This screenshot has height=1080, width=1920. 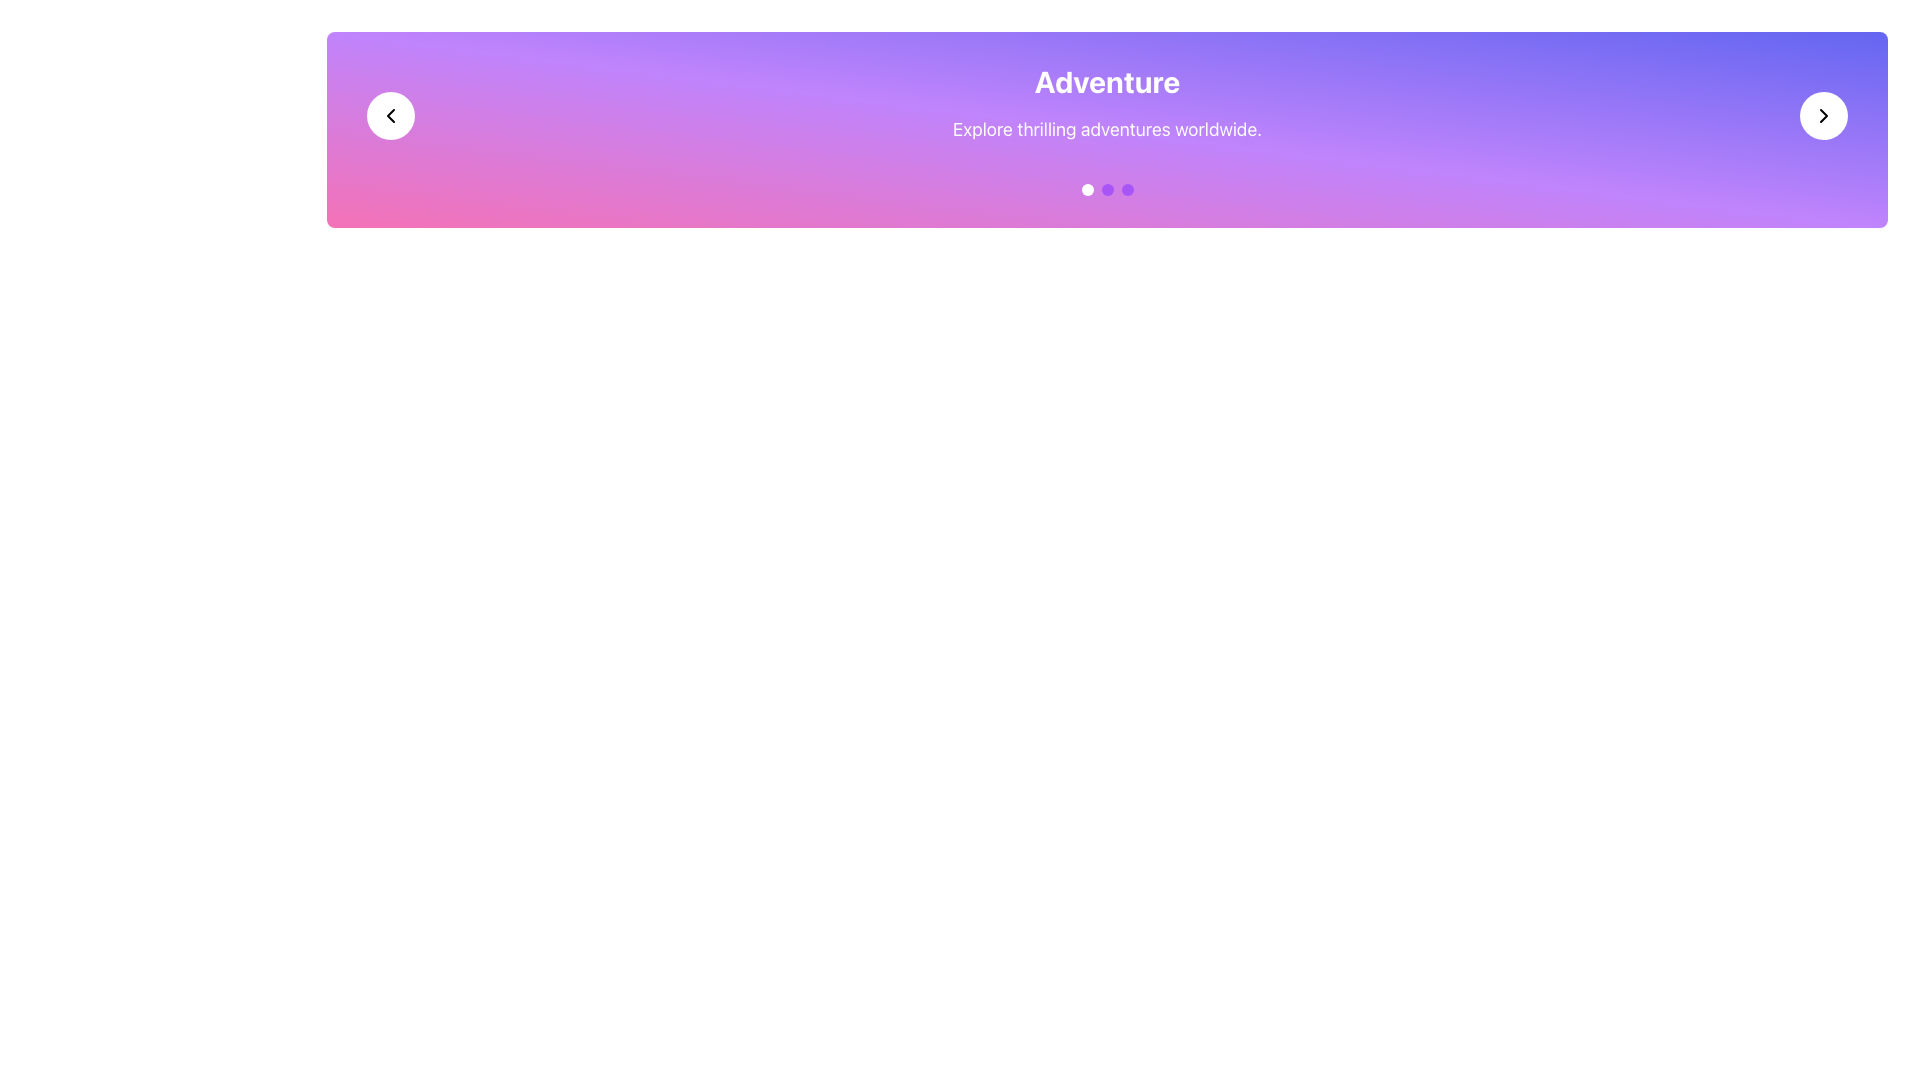 I want to click on the descriptive subtitle text block located immediately below the 'Adventure' heading, so click(x=1106, y=130).